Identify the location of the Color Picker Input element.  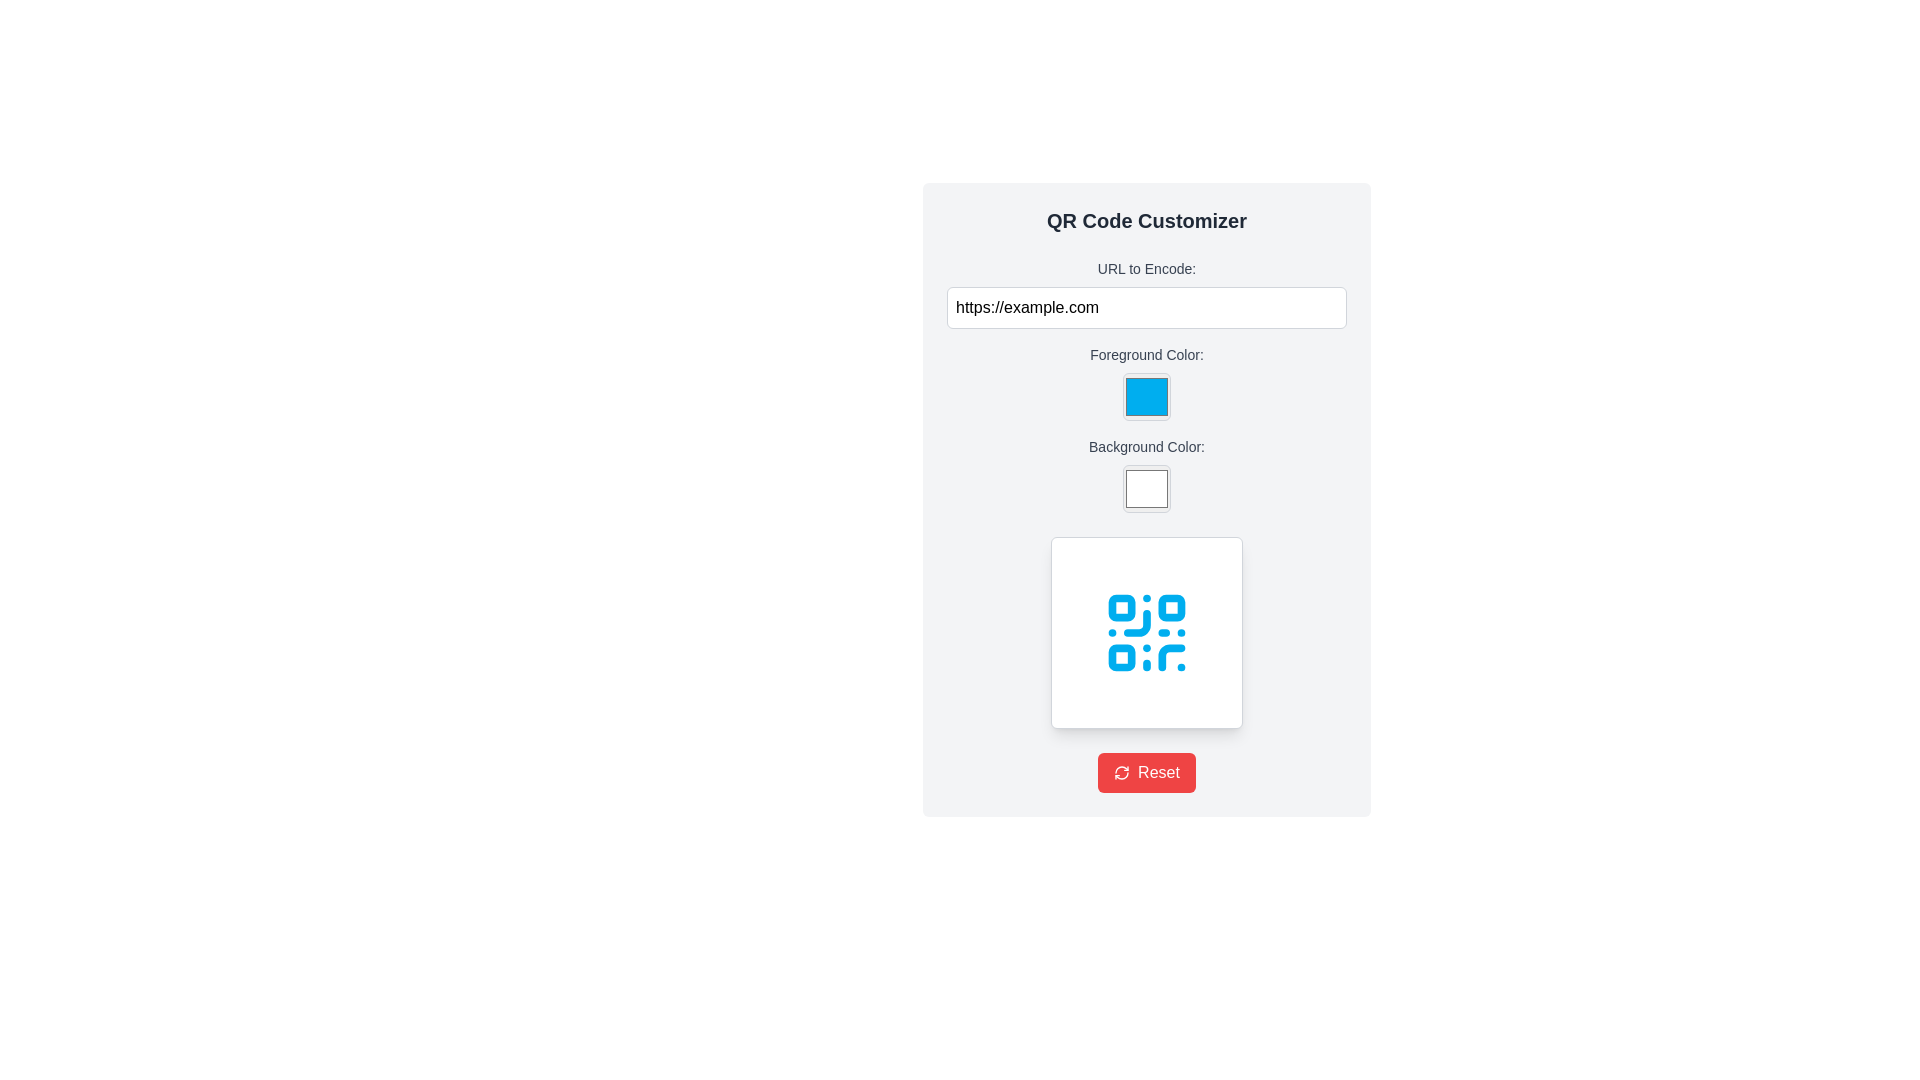
(1147, 474).